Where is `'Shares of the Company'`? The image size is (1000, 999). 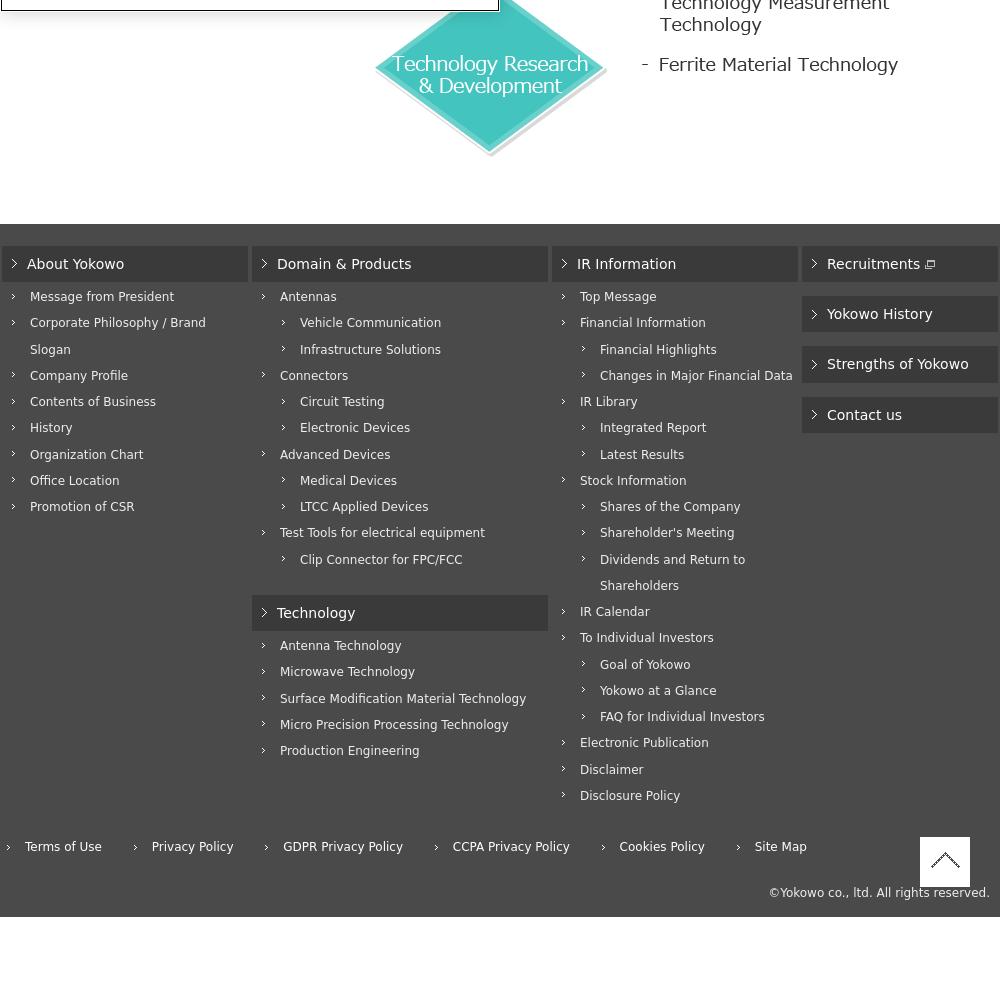
'Shares of the Company' is located at coordinates (670, 505).